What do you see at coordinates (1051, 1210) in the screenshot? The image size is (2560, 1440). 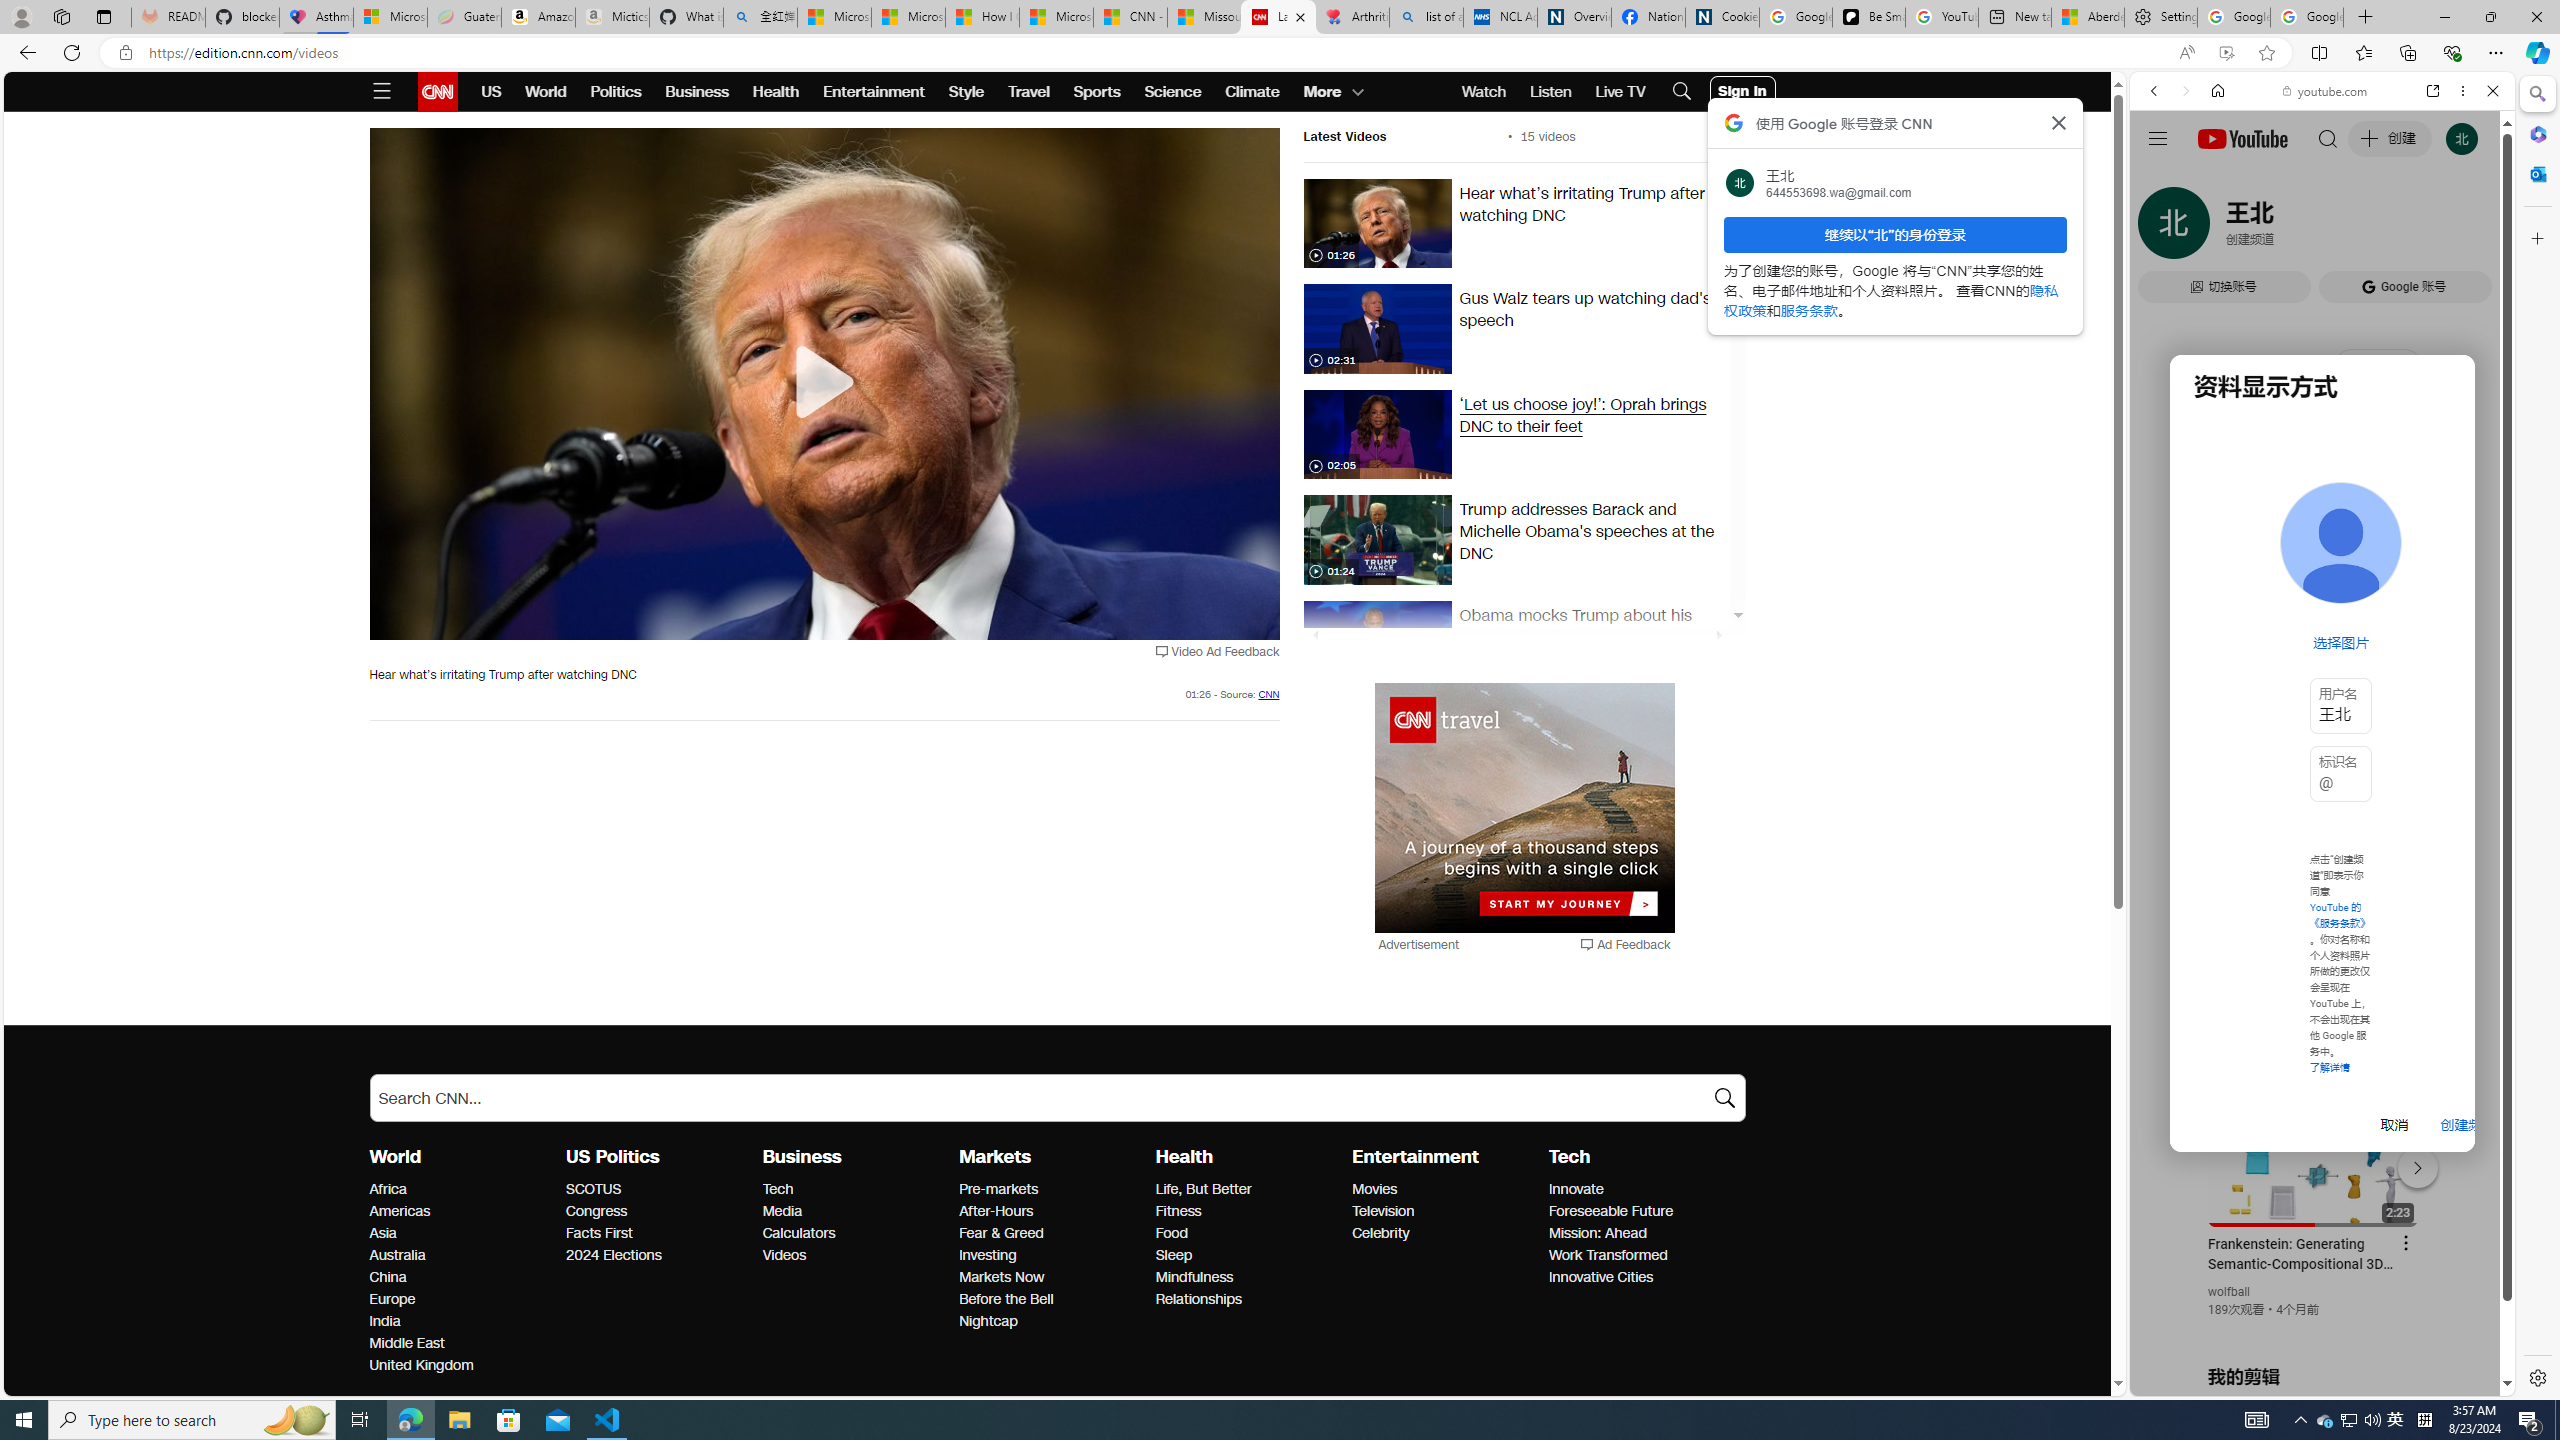 I see `'After-Hours'` at bounding box center [1051, 1210].